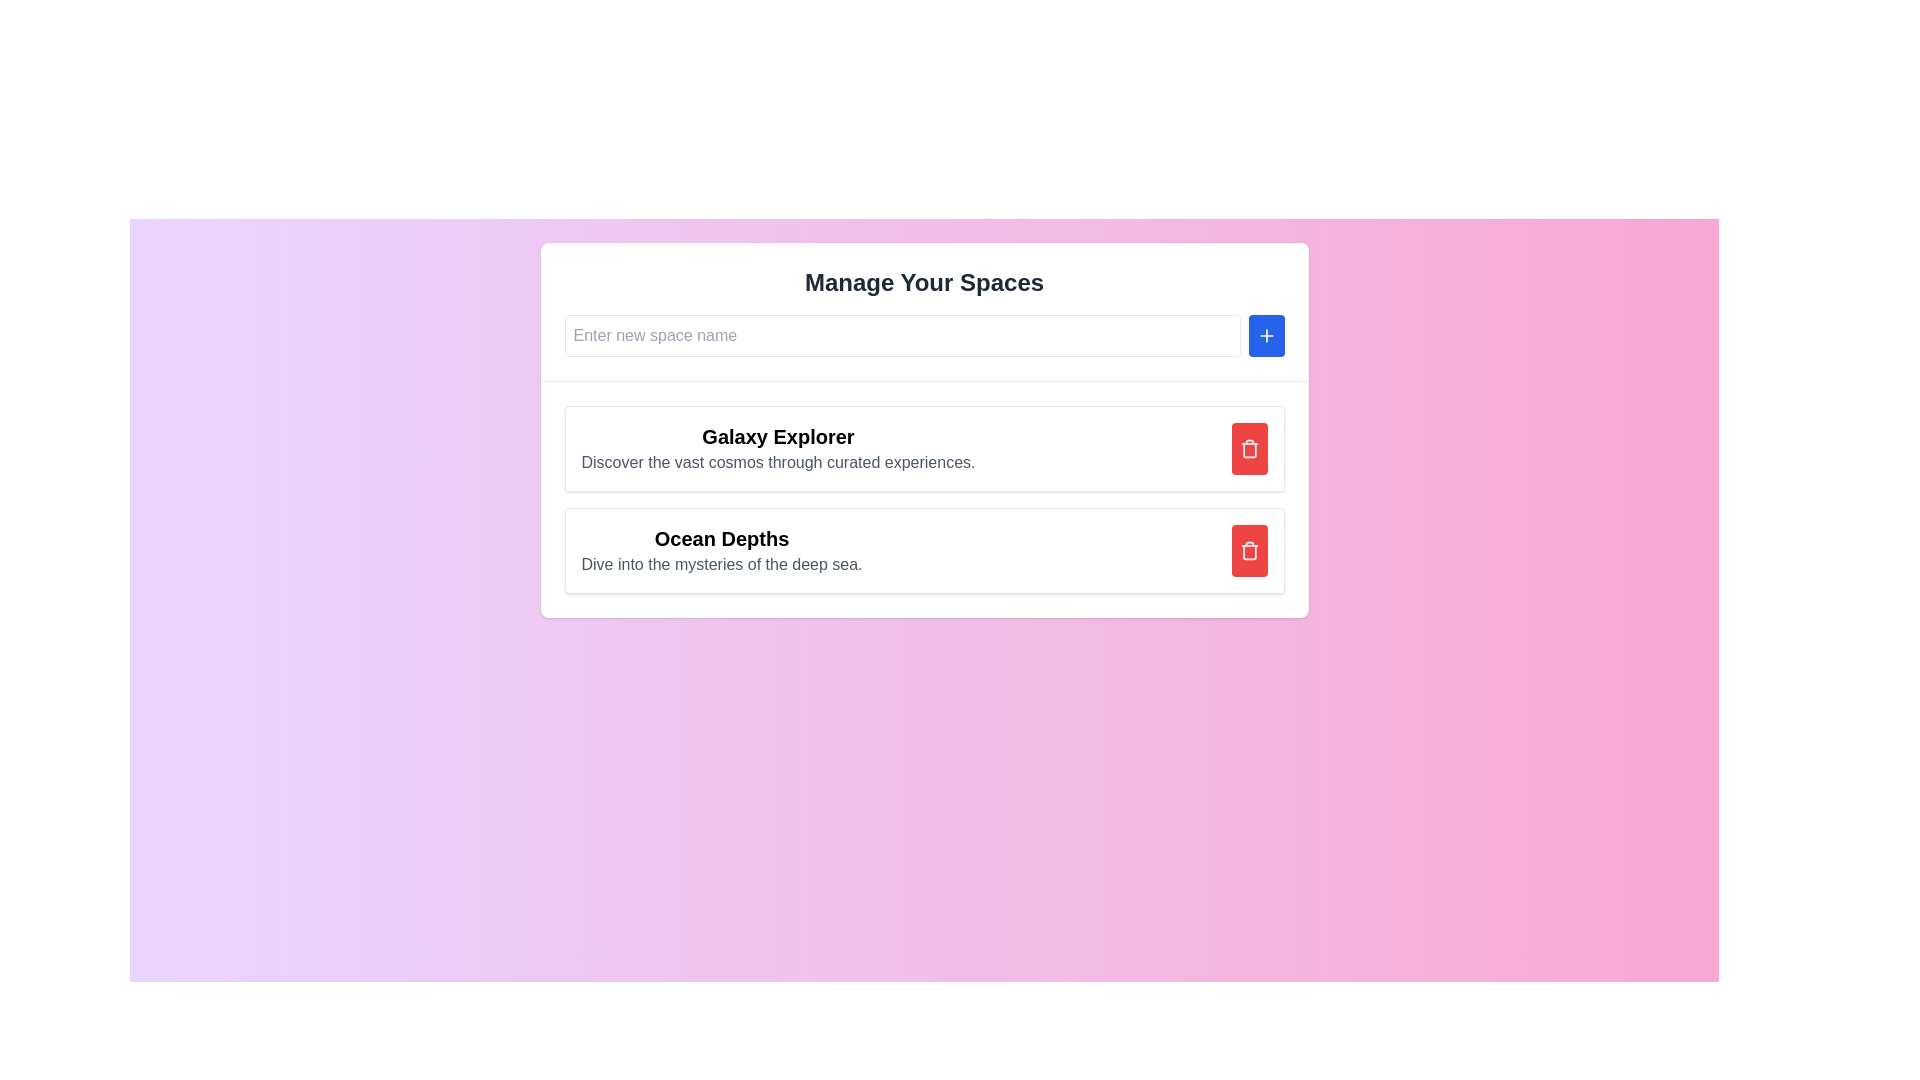  What do you see at coordinates (721, 564) in the screenshot?
I see `the static text displaying 'Dive into the mysteries of the deep sea.' which is styled as a descriptive tagline below the heading 'Ocean Depths' in the 'Manage Your Spaces' interface` at bounding box center [721, 564].